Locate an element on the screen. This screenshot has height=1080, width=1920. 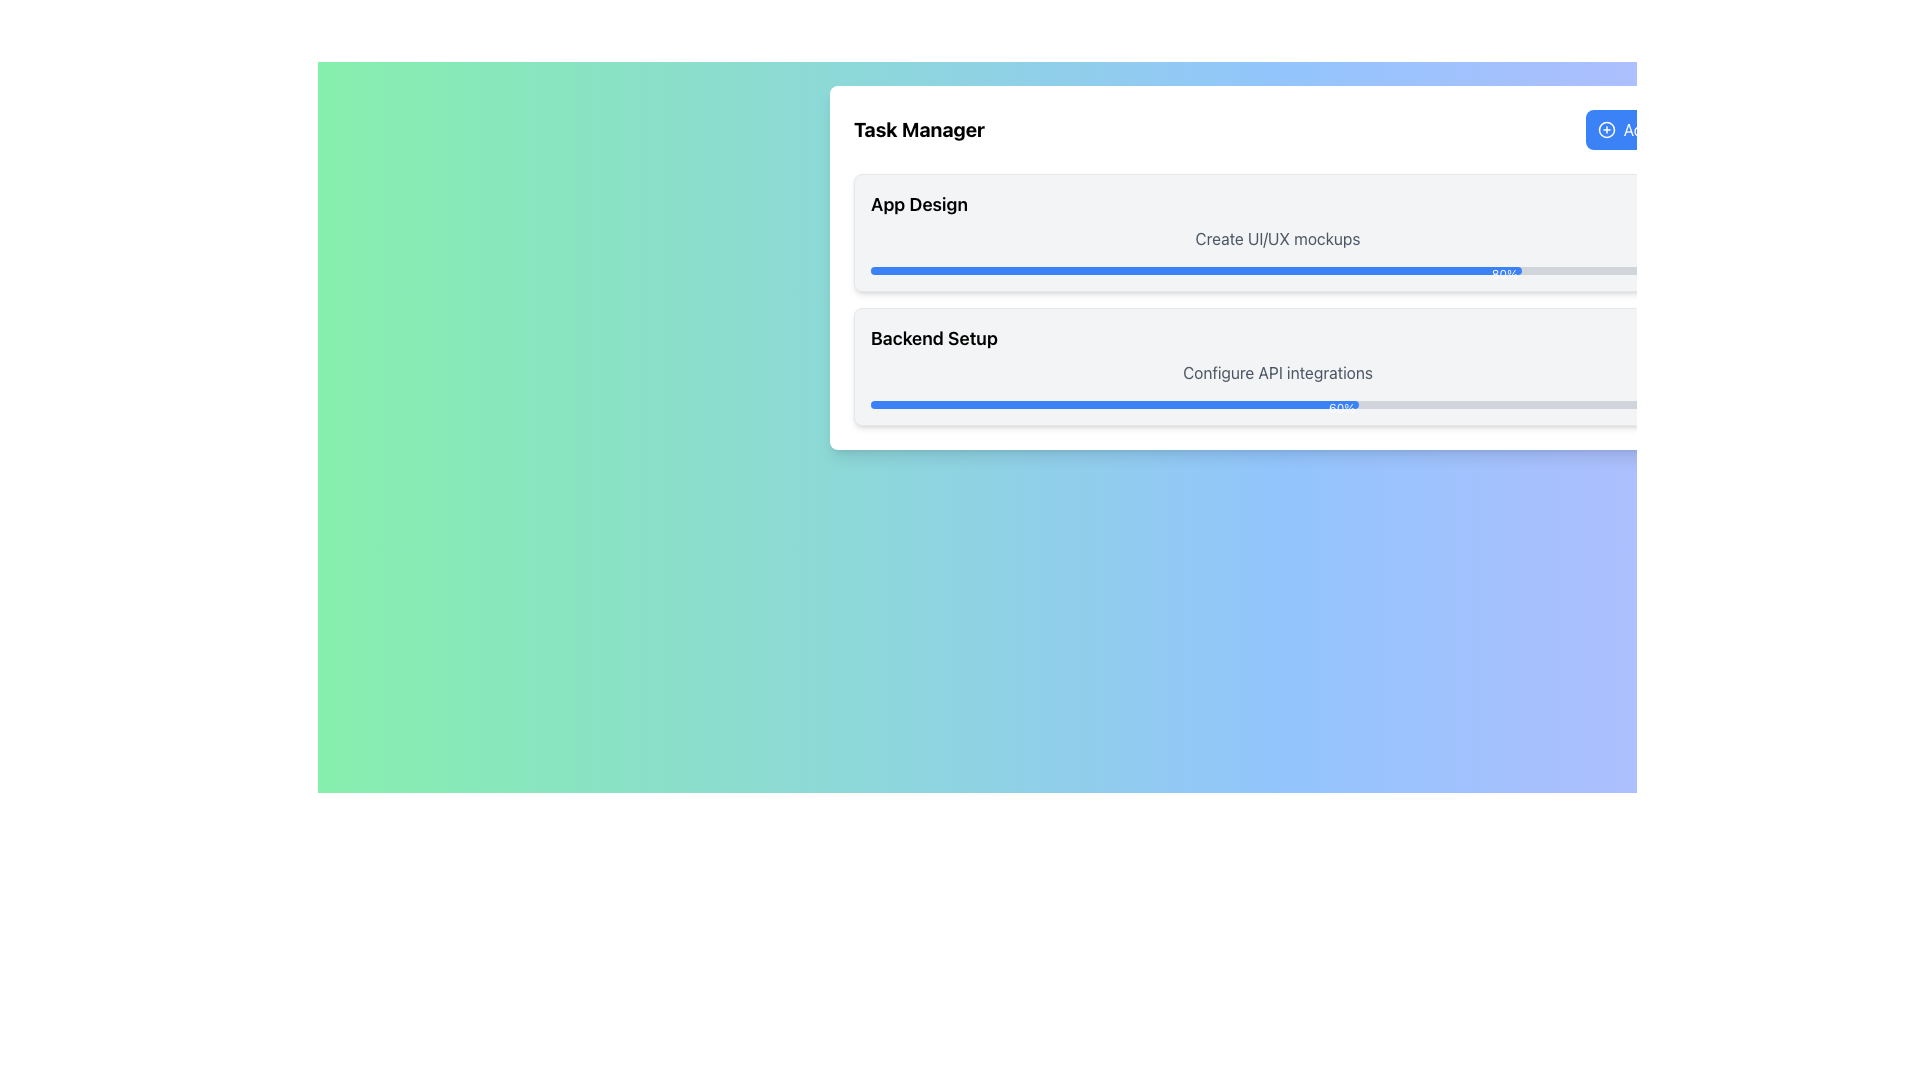
the Task Card containing 'App Design' and 'Create UI/UX mockups' with an 80% progress bar, which is the first item in a vertical list of task cards is located at coordinates (1276, 231).